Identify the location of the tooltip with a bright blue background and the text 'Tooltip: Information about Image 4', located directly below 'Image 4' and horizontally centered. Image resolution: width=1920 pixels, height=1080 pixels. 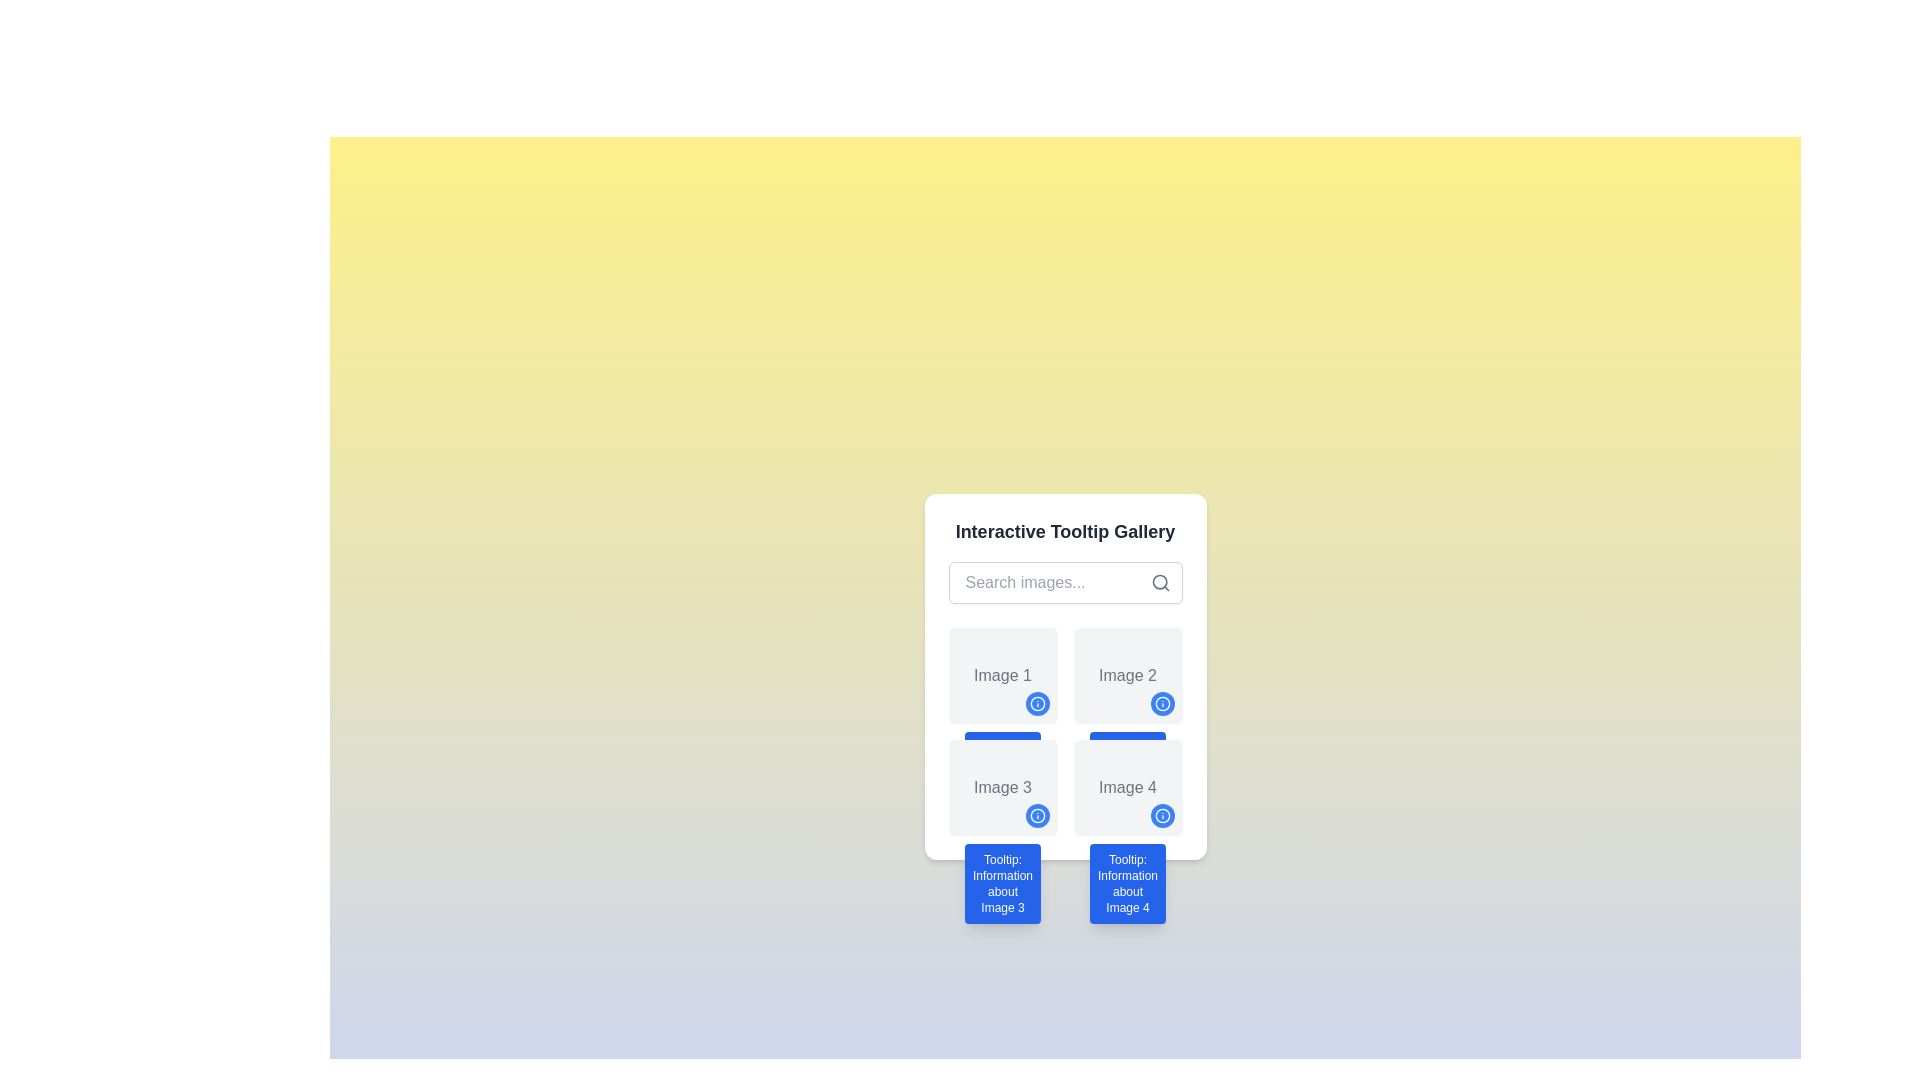
(1128, 882).